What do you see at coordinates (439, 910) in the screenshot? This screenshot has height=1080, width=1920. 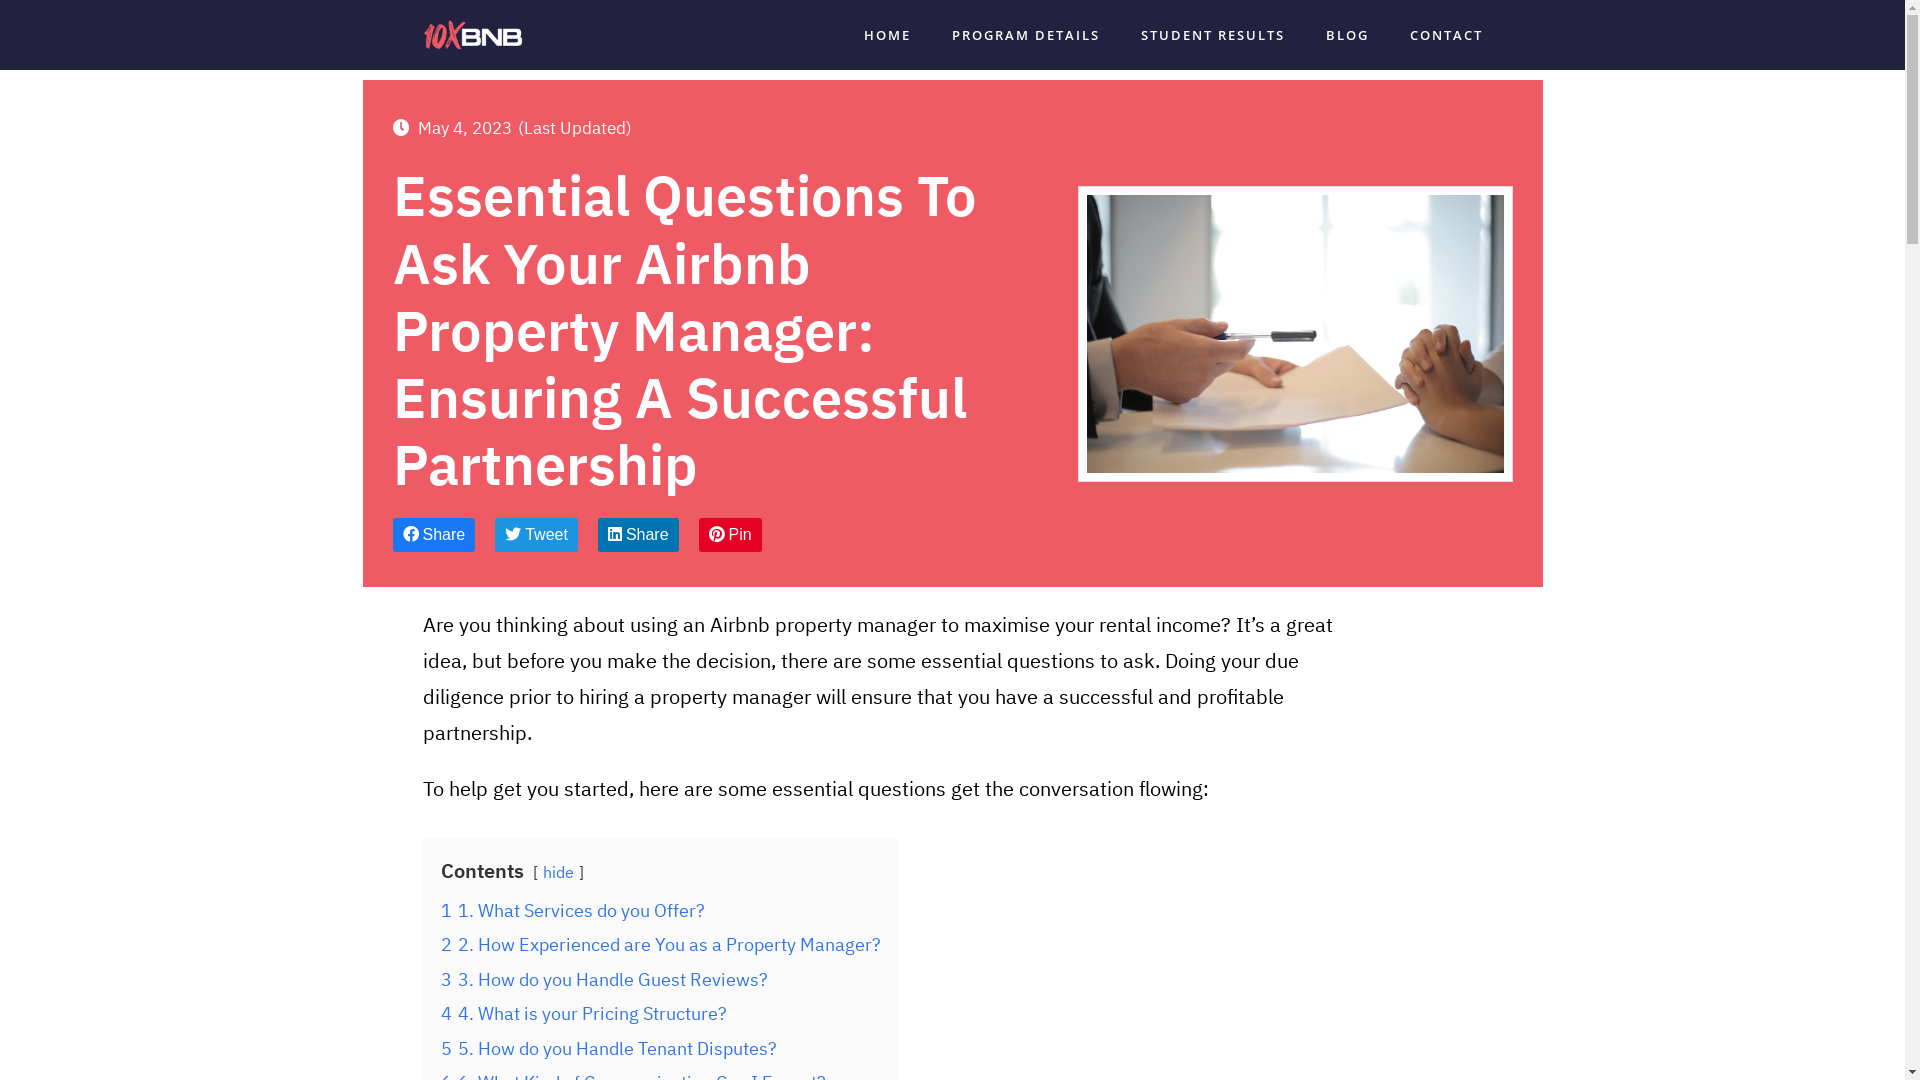 I see `'1 1. What Services do you Offer?'` at bounding box center [439, 910].